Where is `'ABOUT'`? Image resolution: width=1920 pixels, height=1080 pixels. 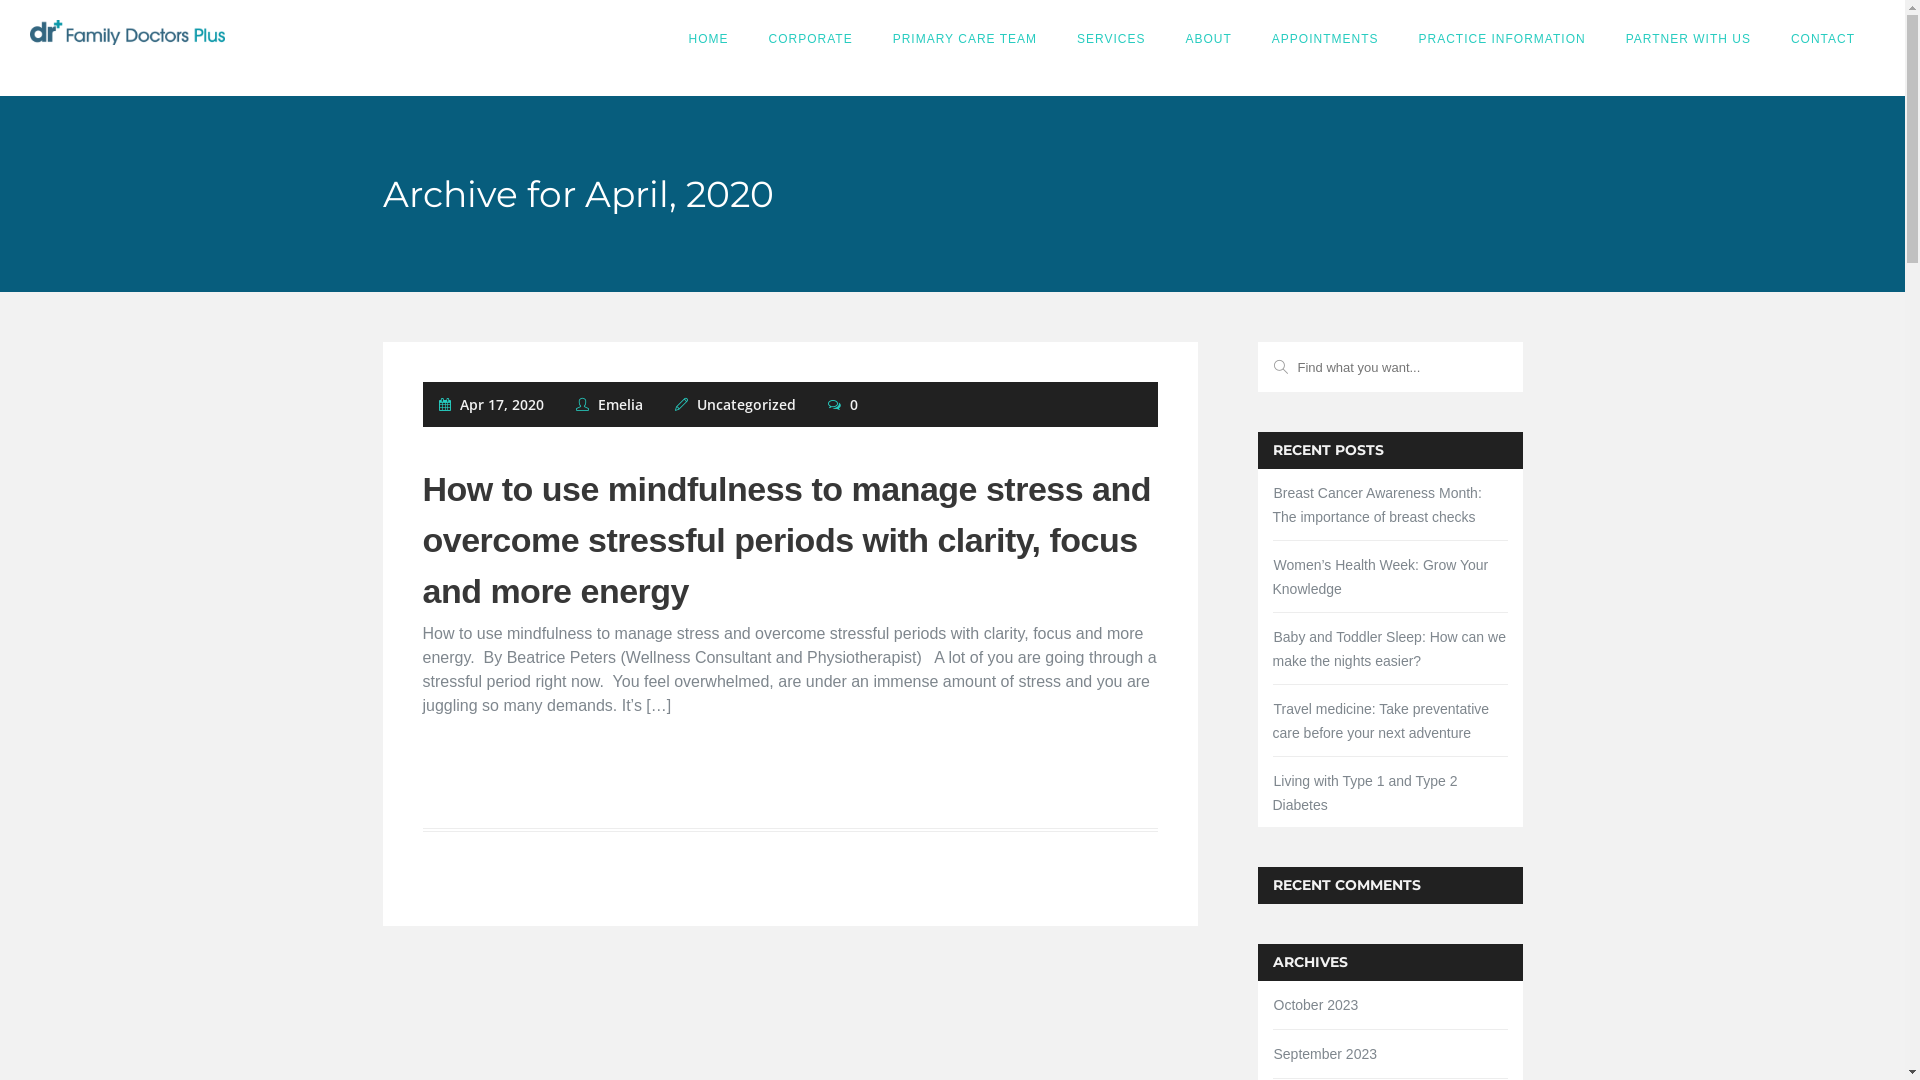
'ABOUT' is located at coordinates (1208, 38).